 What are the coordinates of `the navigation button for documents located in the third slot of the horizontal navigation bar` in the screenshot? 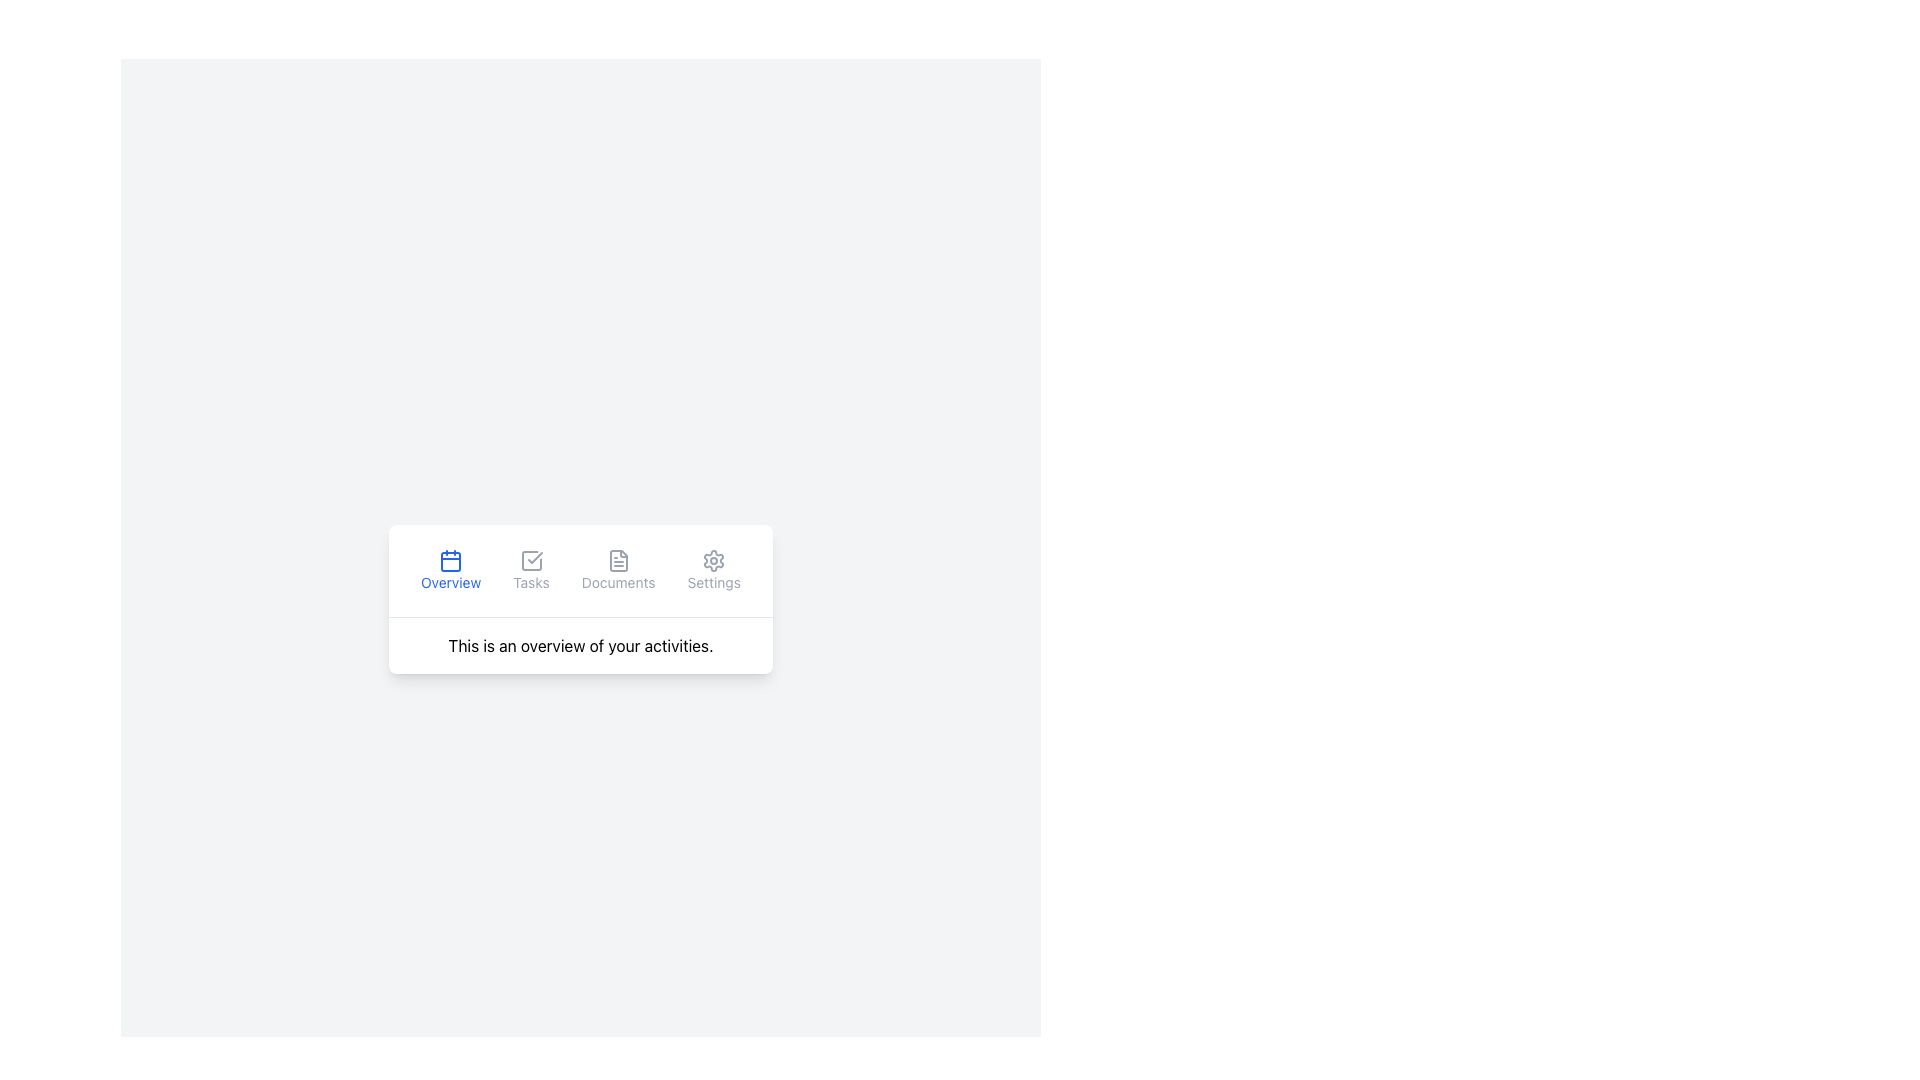 It's located at (617, 570).